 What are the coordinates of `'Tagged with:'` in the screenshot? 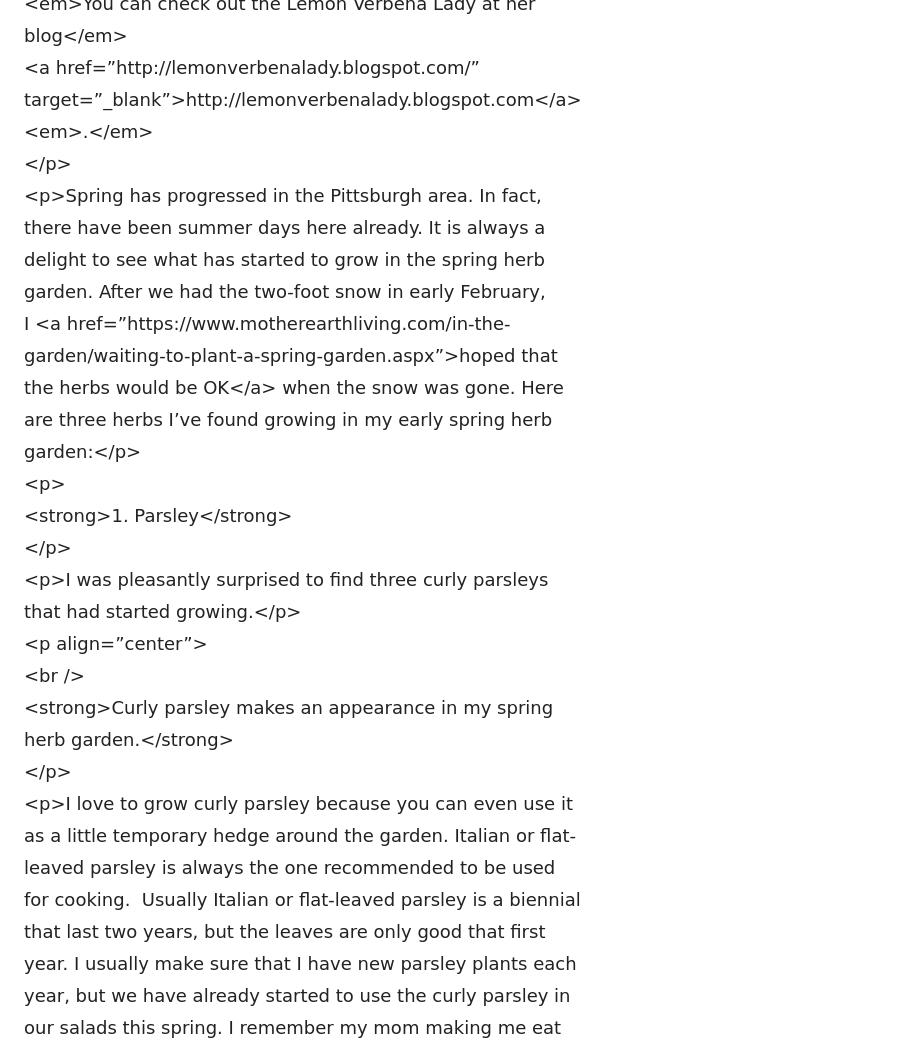 It's located at (23, 697).